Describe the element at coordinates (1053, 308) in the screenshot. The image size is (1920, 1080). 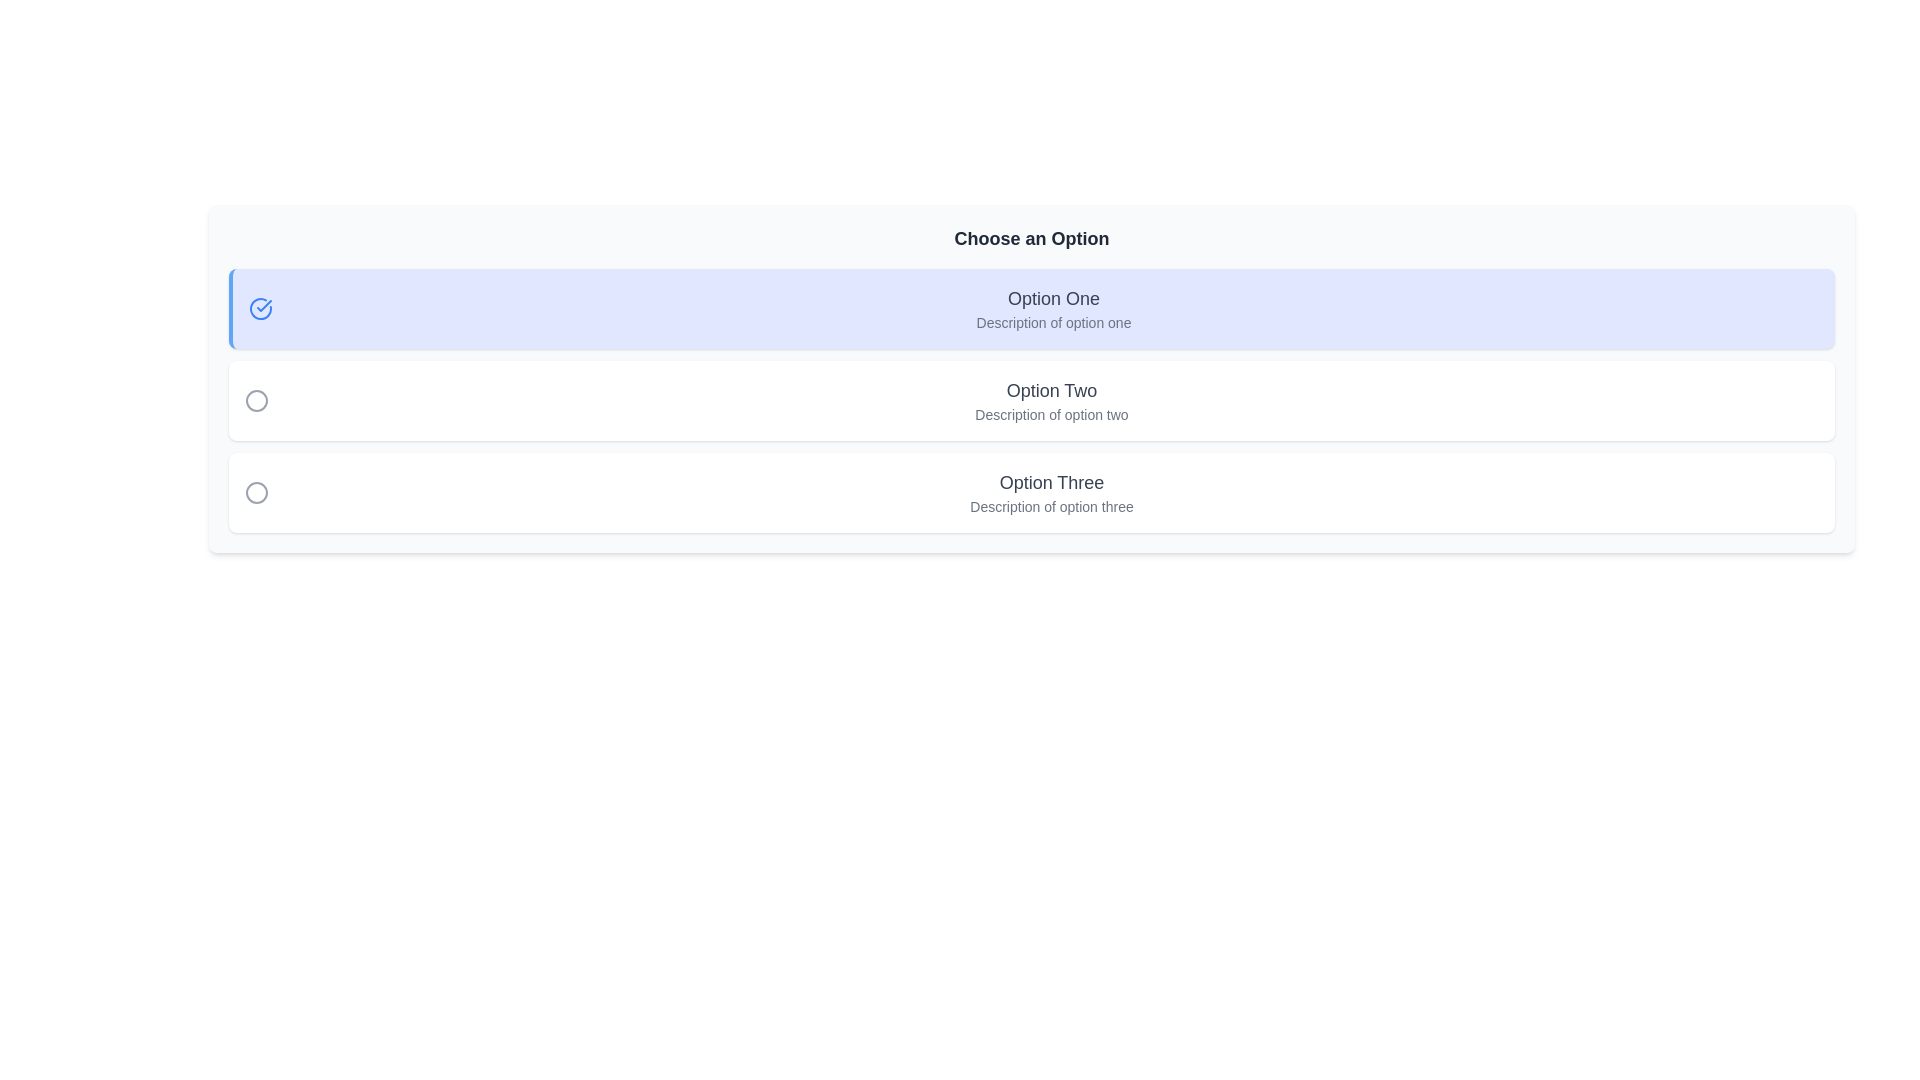
I see `to select the first option in the interactive list located directly under the heading 'Choose an Option'` at that location.